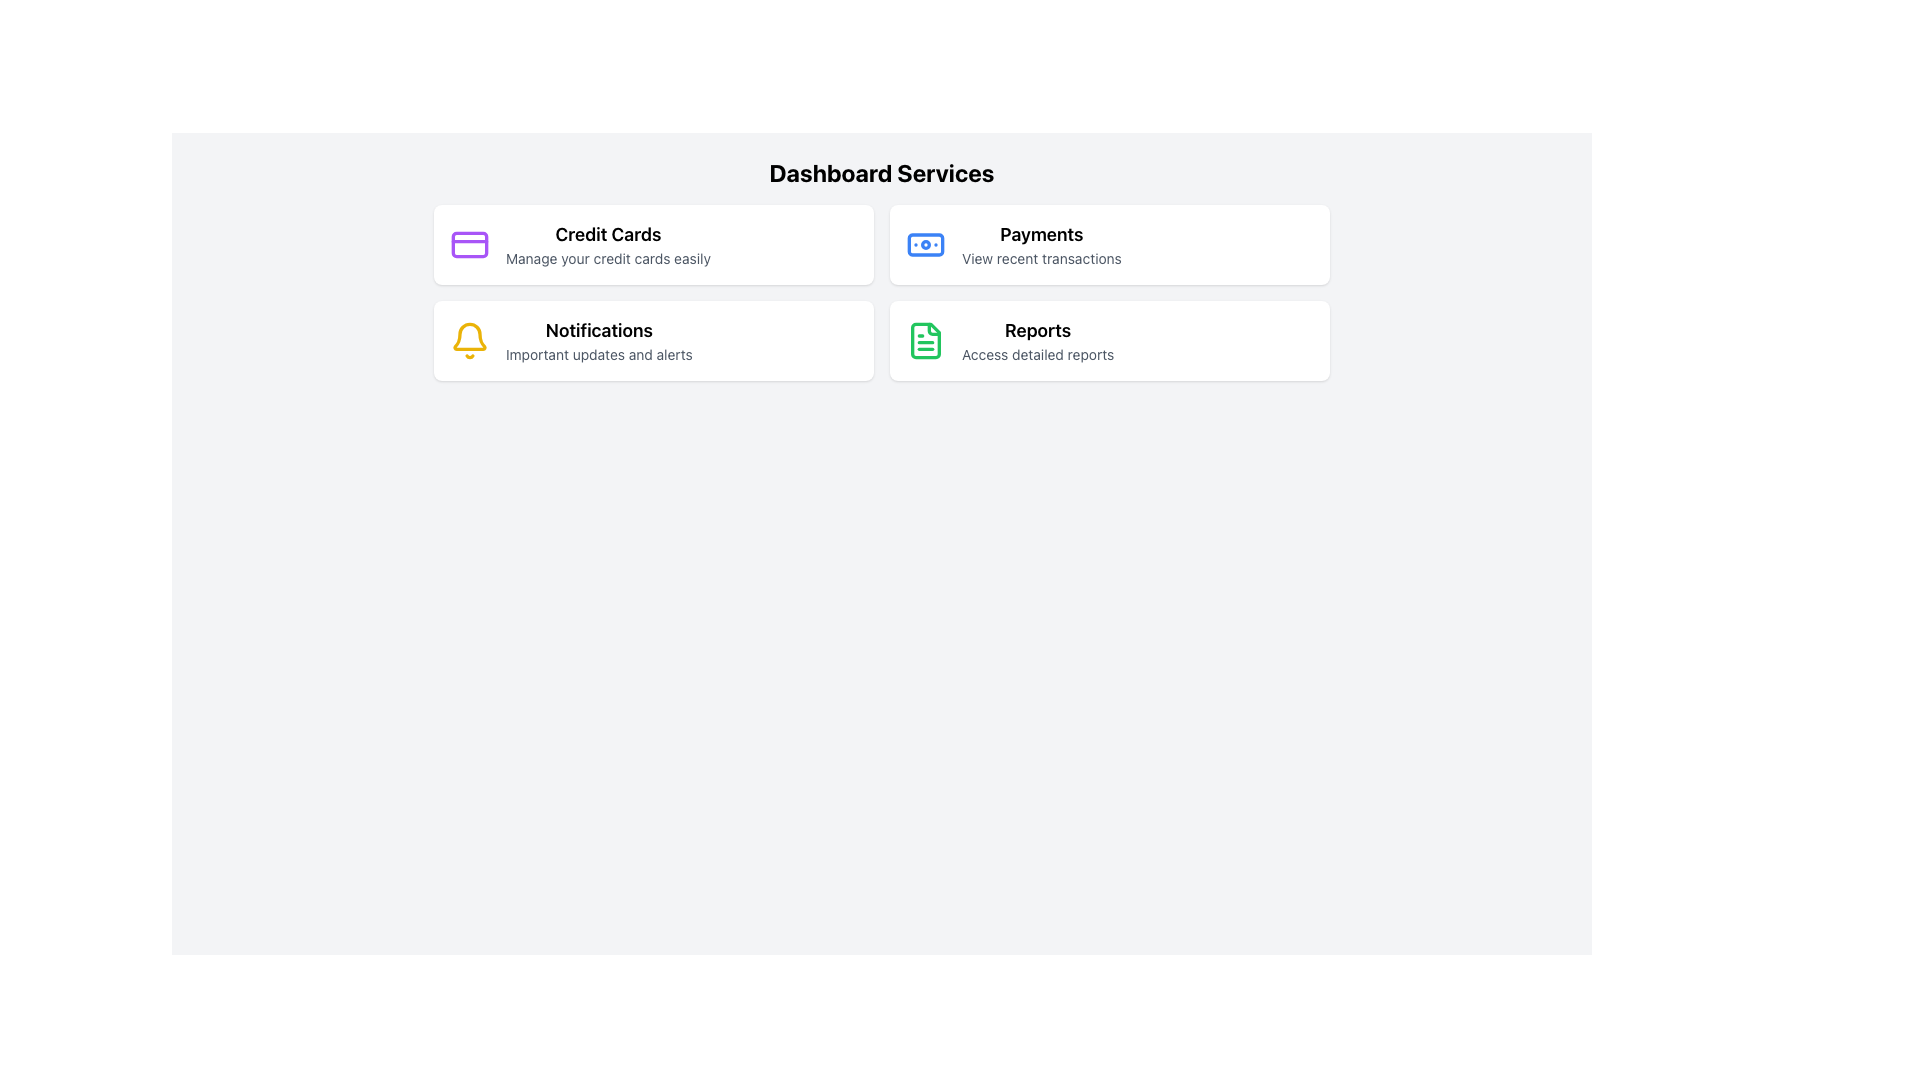  What do you see at coordinates (1040, 257) in the screenshot?
I see `the text label that reads 'View recent transactions', which is styled in a small gray font and is located directly below the 'Payments' title in the upper right quadrant of the dashboard` at bounding box center [1040, 257].